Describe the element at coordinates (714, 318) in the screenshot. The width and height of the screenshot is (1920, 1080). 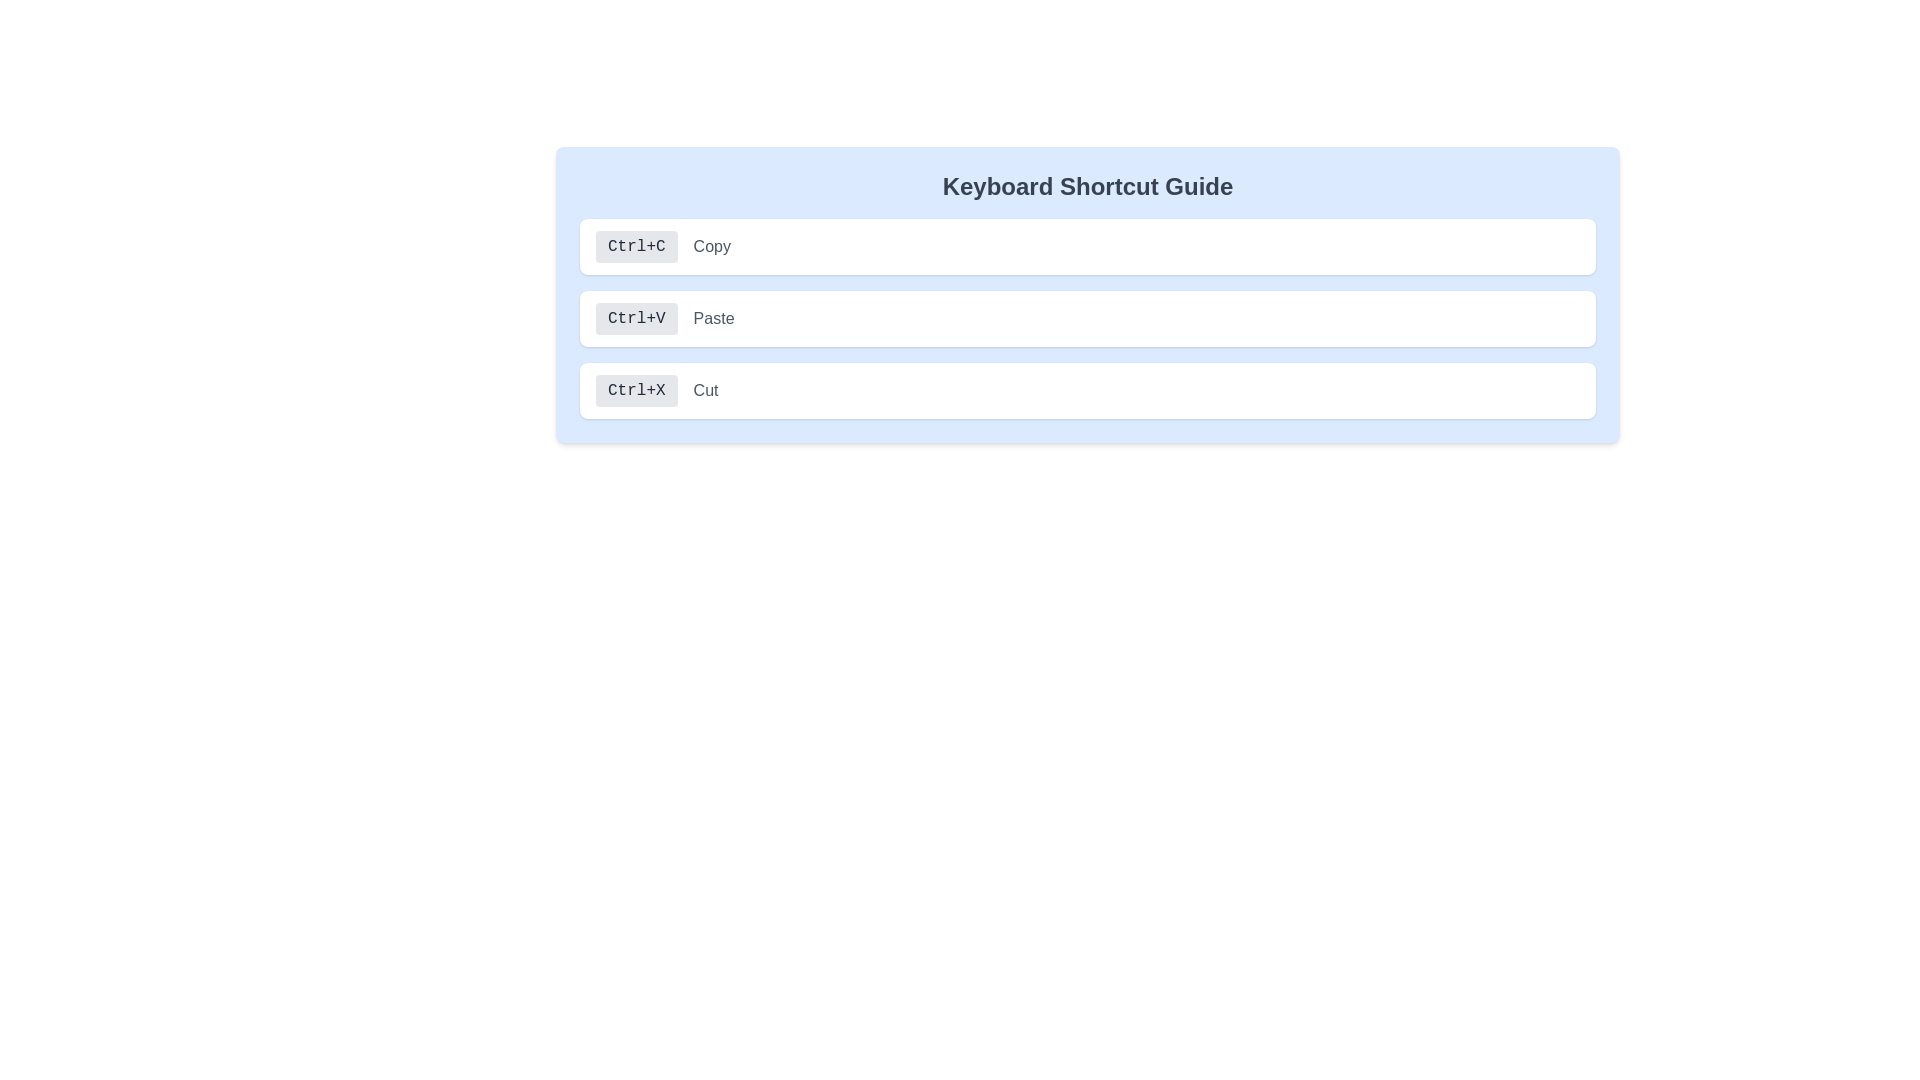
I see `the 'Paste' label styled in gray font, located in the second row of the 'Keyboard Shortcut Guide' interface, to the right of the 'Ctrl+V' text` at that location.